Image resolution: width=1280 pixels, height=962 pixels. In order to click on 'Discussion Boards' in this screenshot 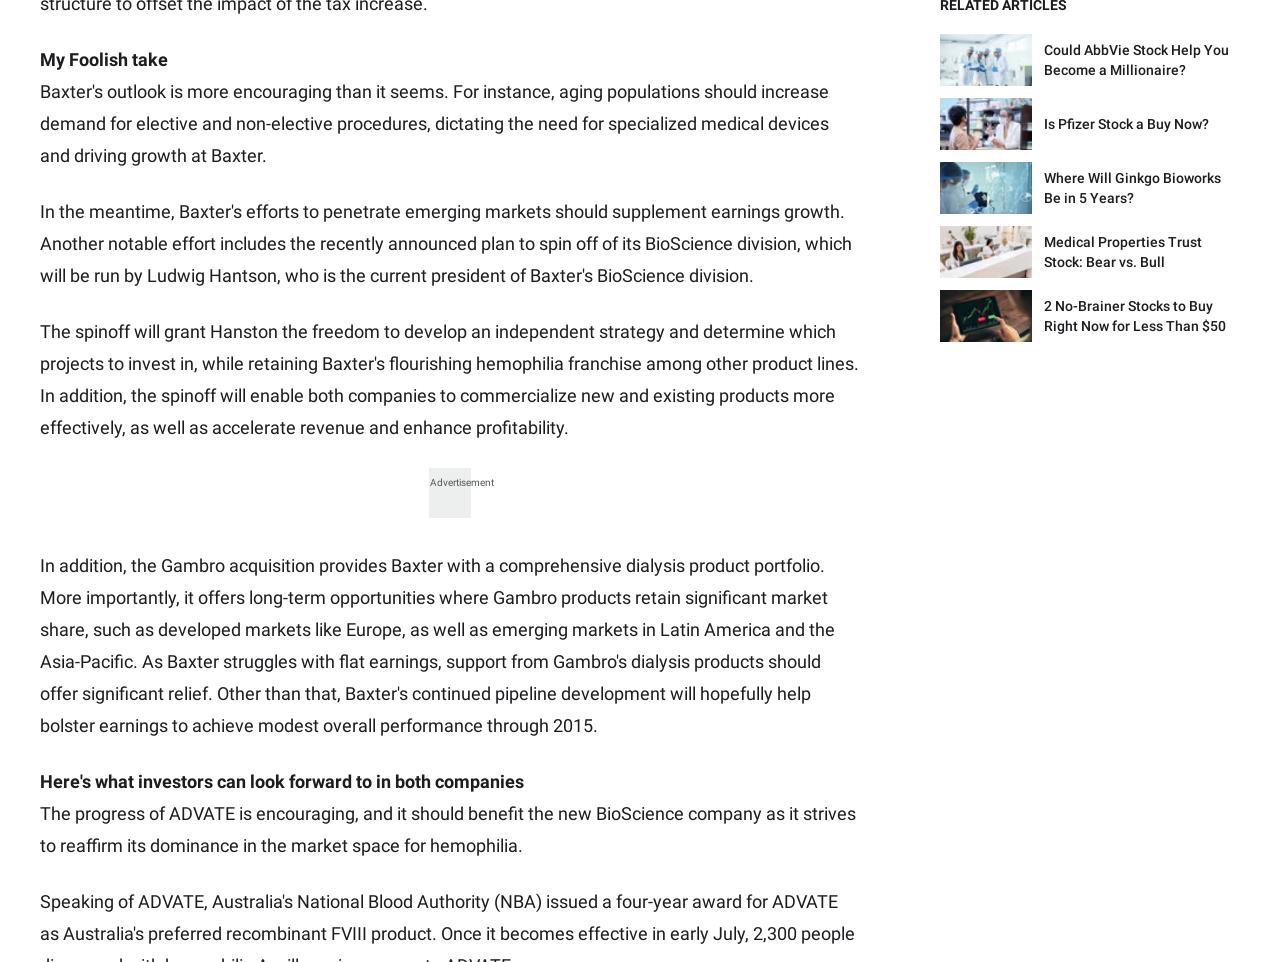, I will do `click(972, 393)`.